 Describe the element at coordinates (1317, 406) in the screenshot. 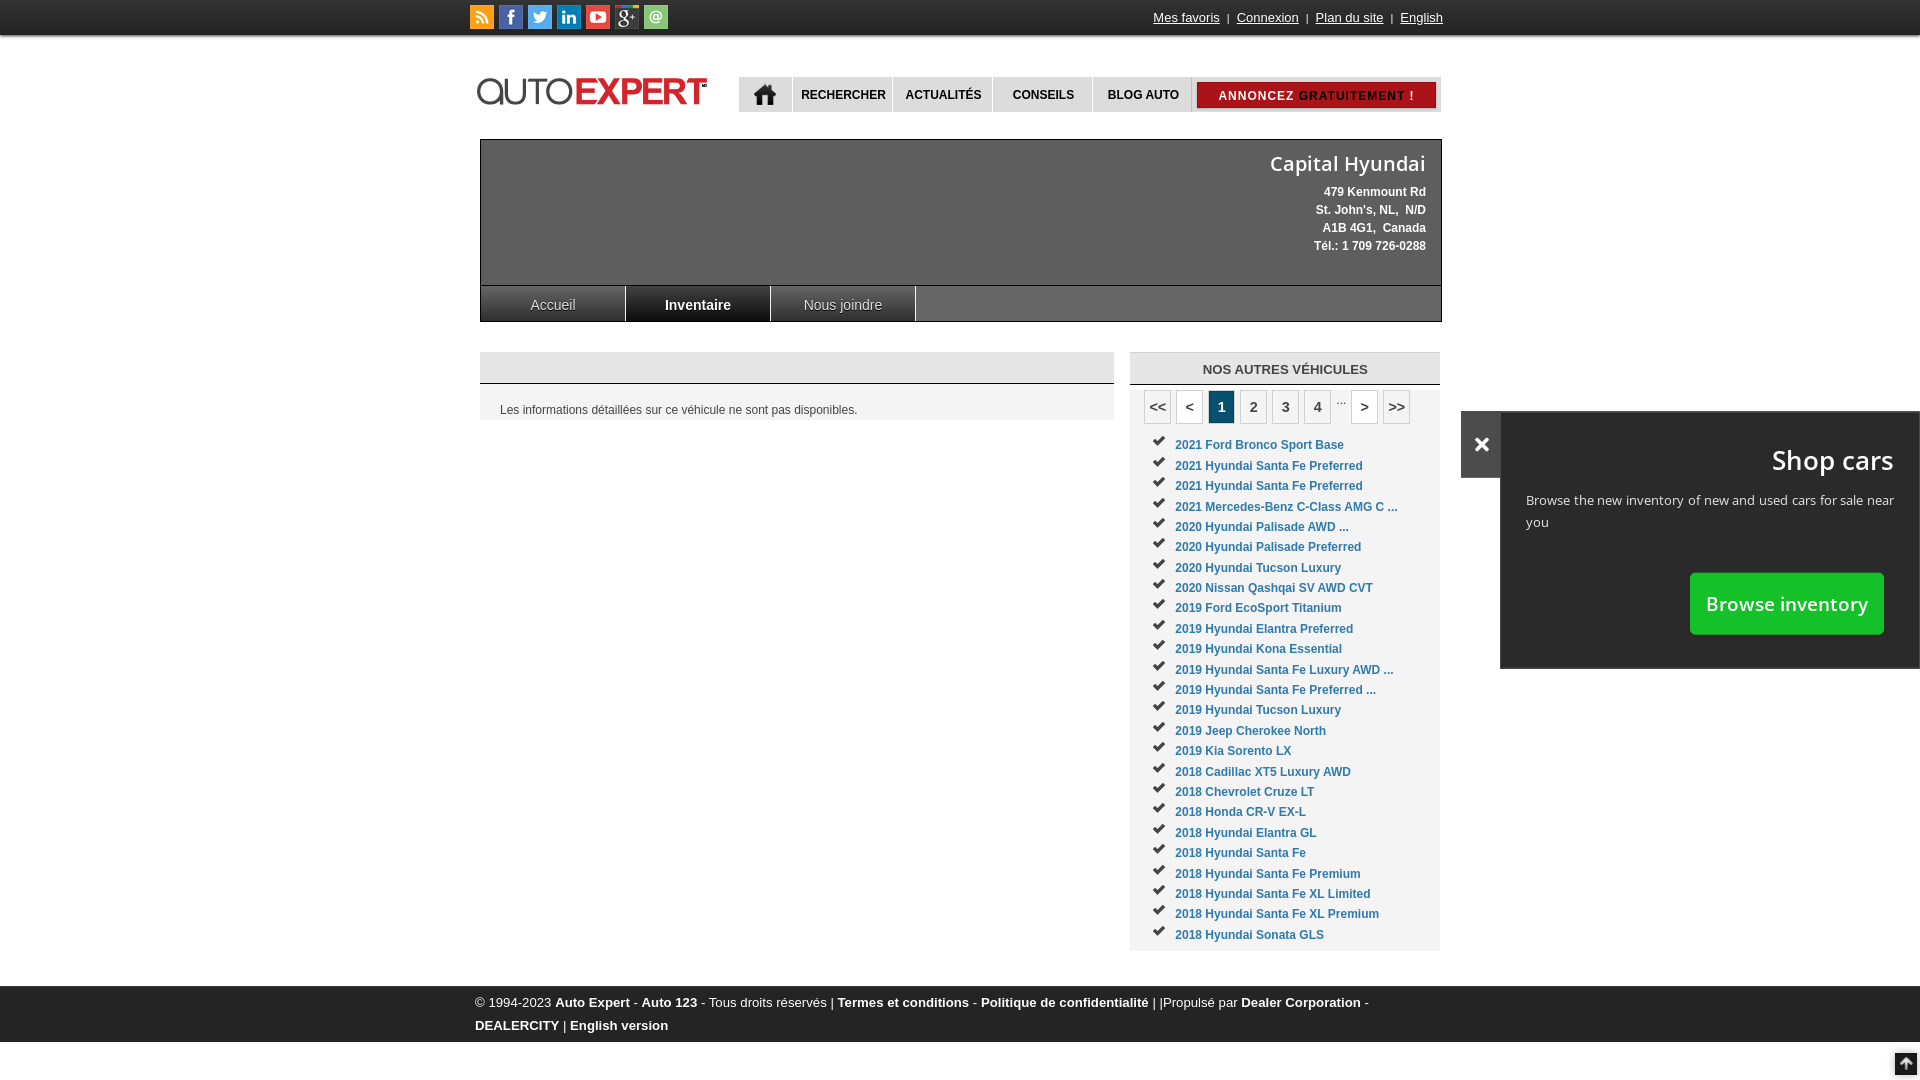

I see `'4'` at that location.